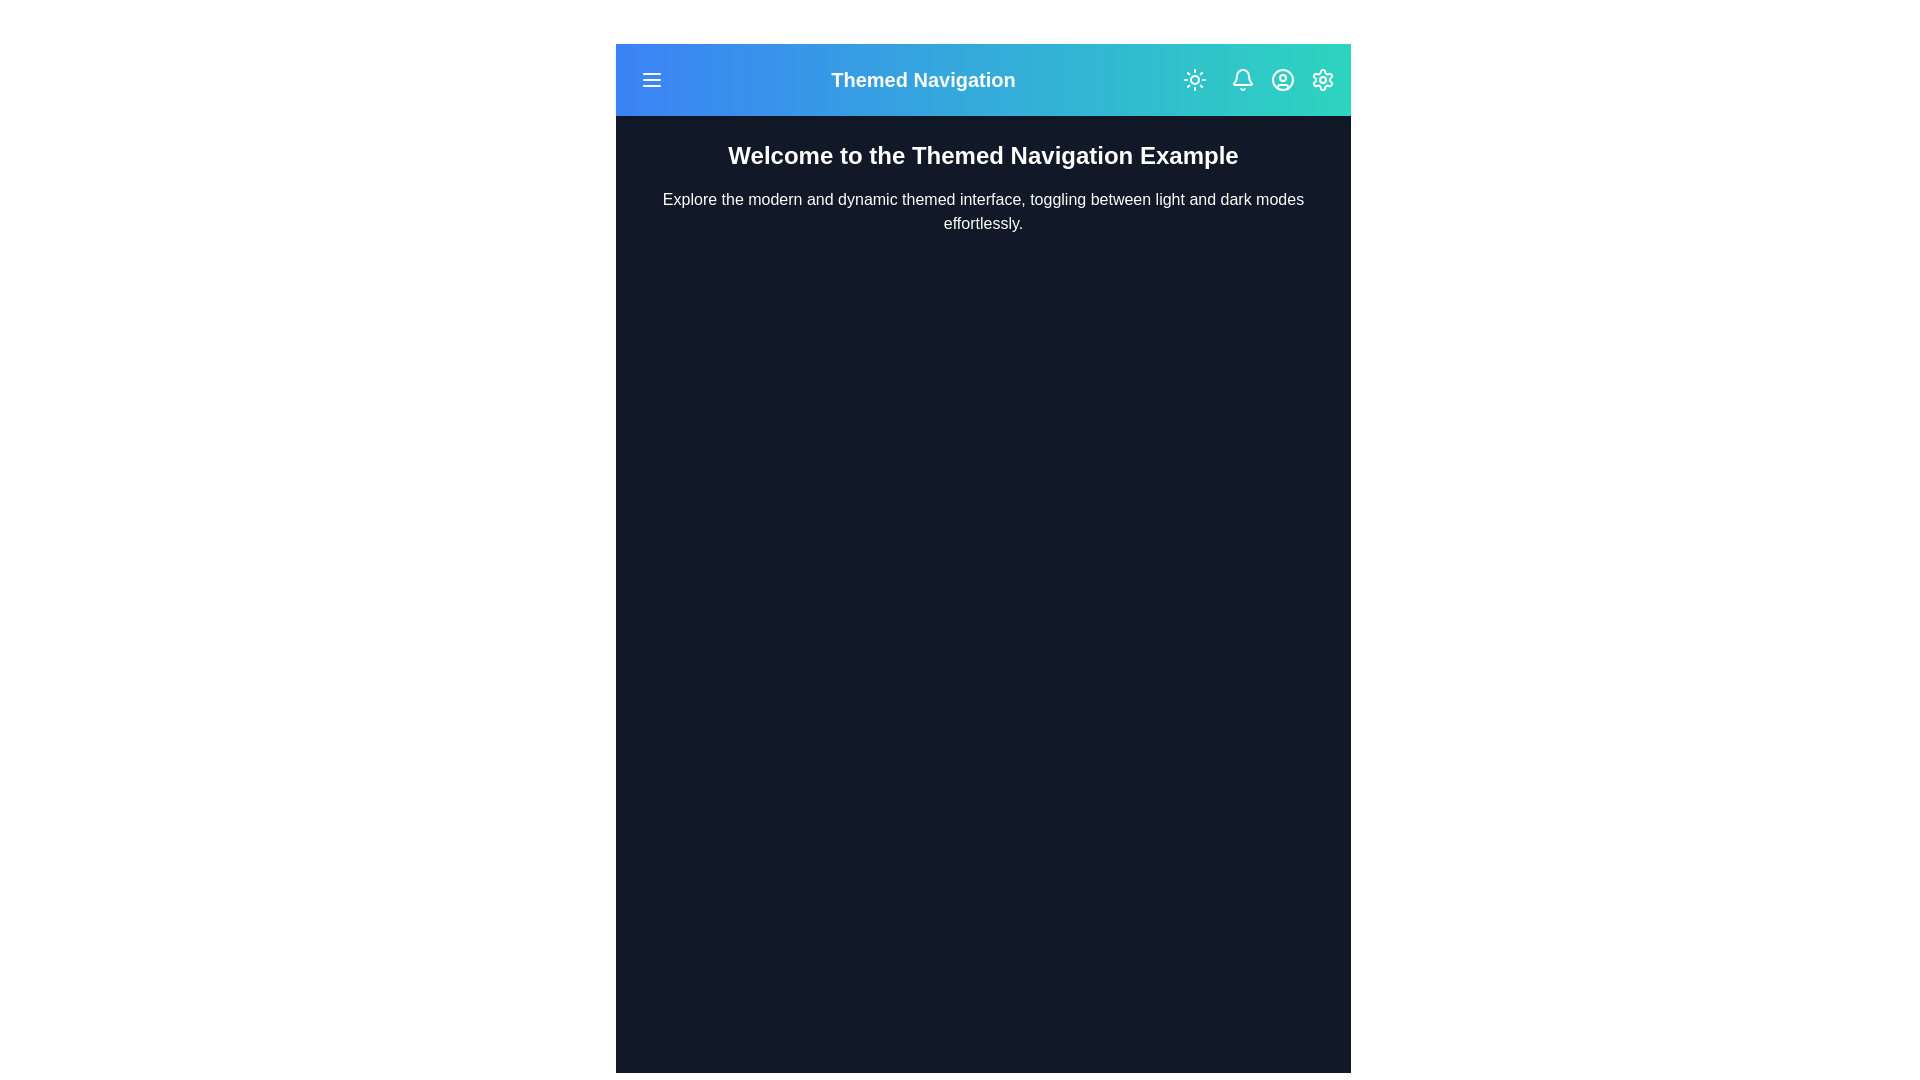 Image resolution: width=1920 pixels, height=1080 pixels. I want to click on the menu button to open the menu, so click(652, 79).